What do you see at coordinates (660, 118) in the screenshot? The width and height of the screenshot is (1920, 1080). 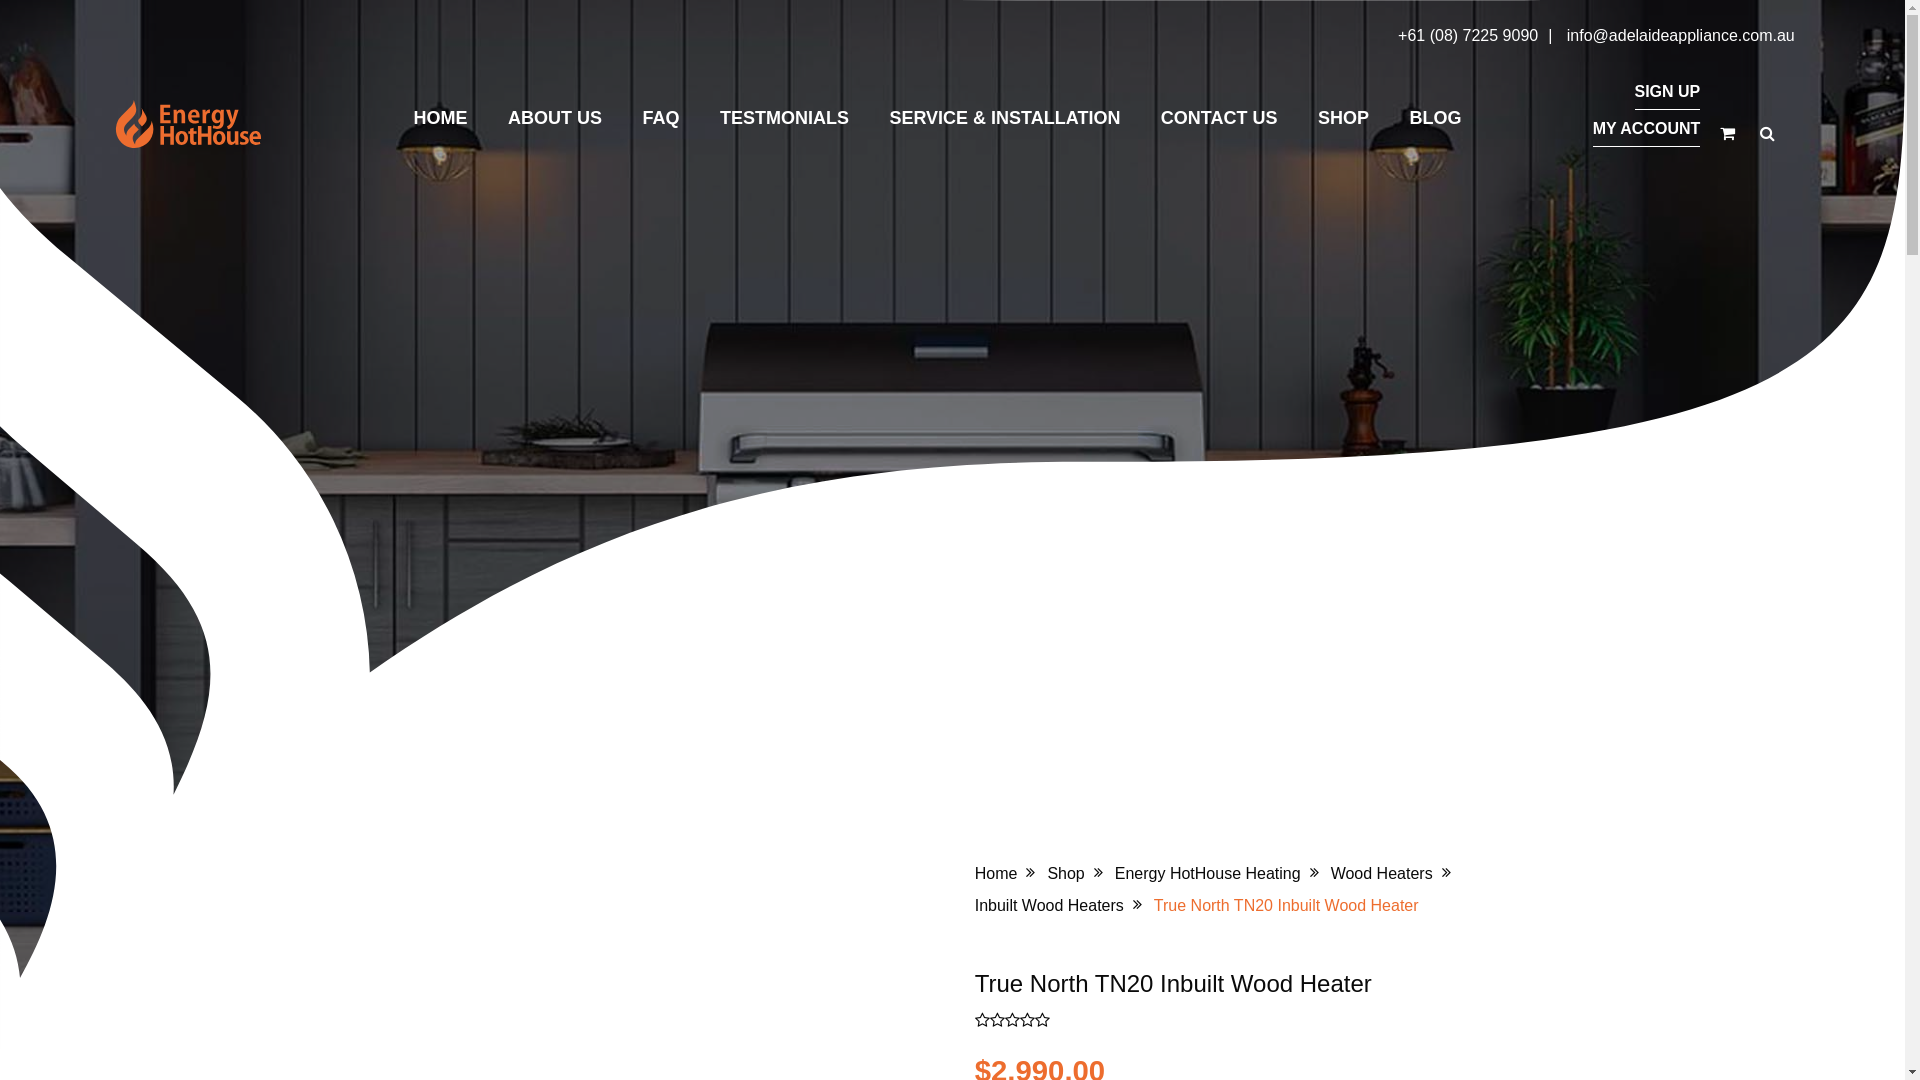 I see `'FAQ'` at bounding box center [660, 118].